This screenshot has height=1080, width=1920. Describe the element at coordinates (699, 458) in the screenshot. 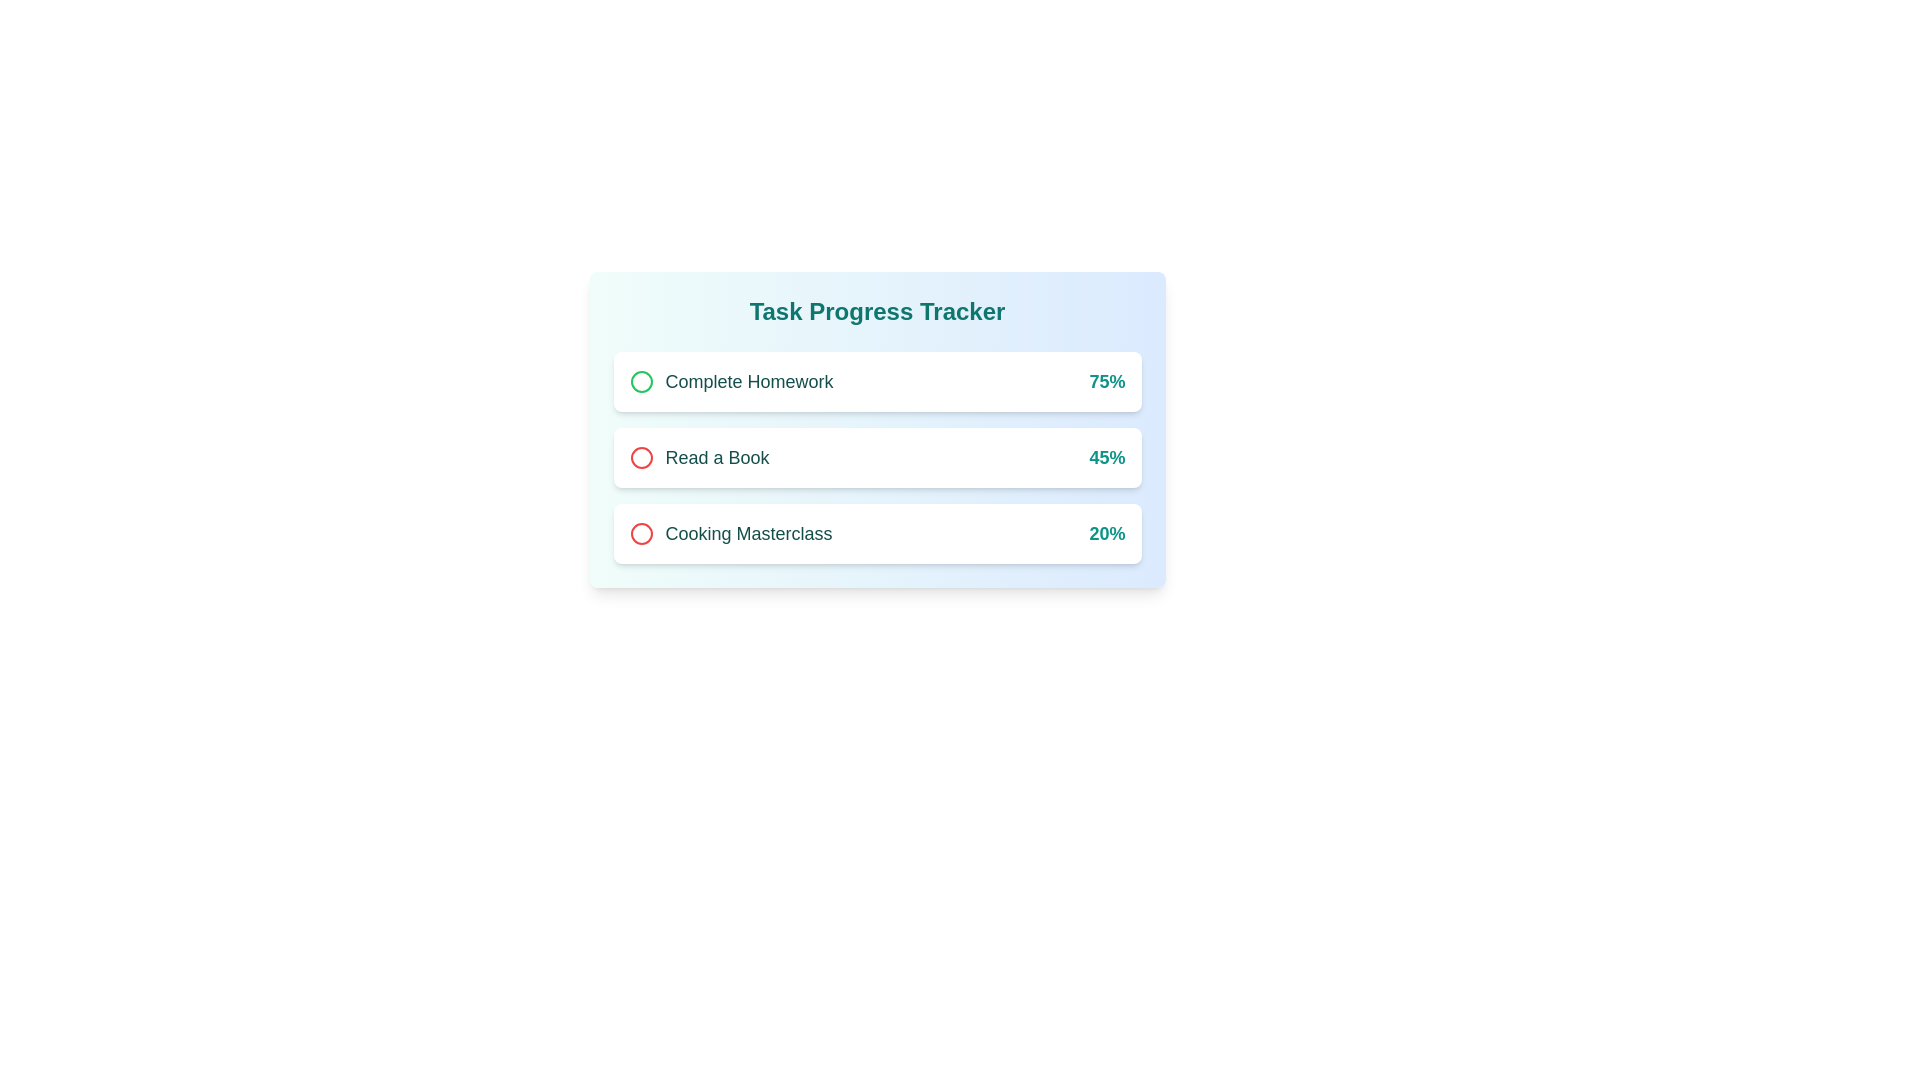

I see `the text of the second task in the progress tracker, which is positioned between 'Complete Homework' and 'Cooking Masterclass'` at that location.